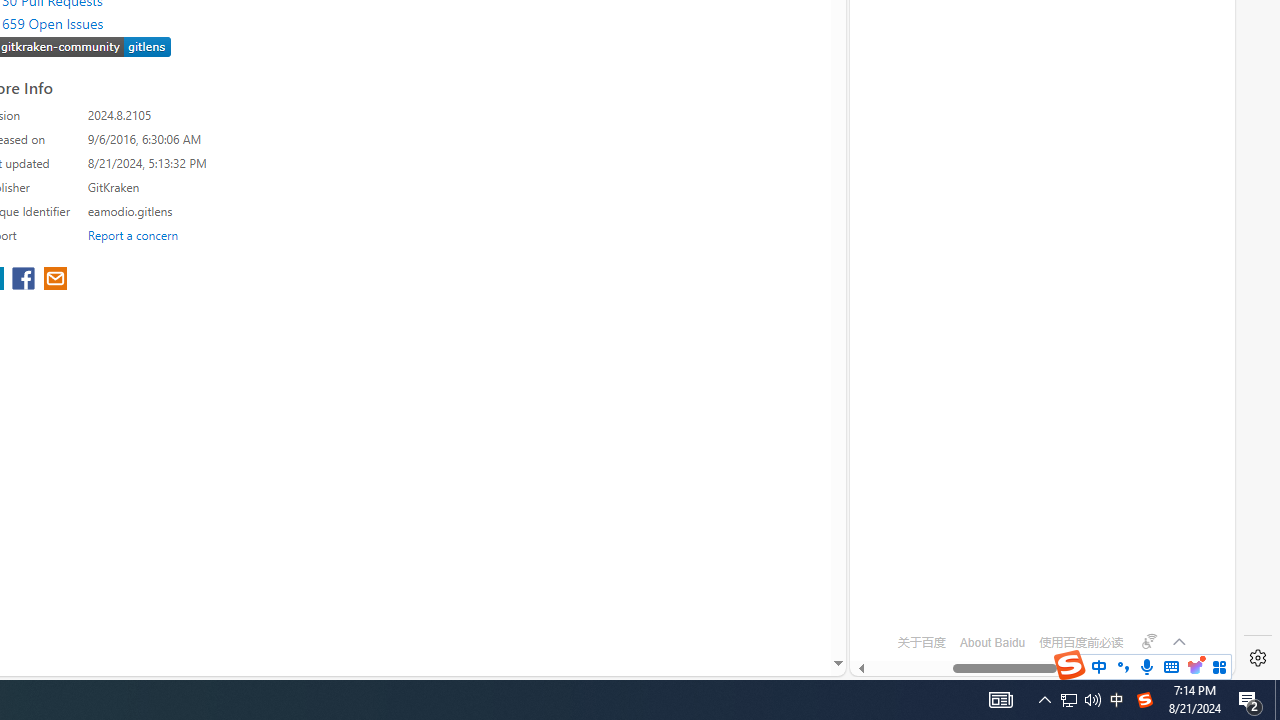 The width and height of the screenshot is (1280, 720). I want to click on 'share extension on facebook', so click(26, 280).